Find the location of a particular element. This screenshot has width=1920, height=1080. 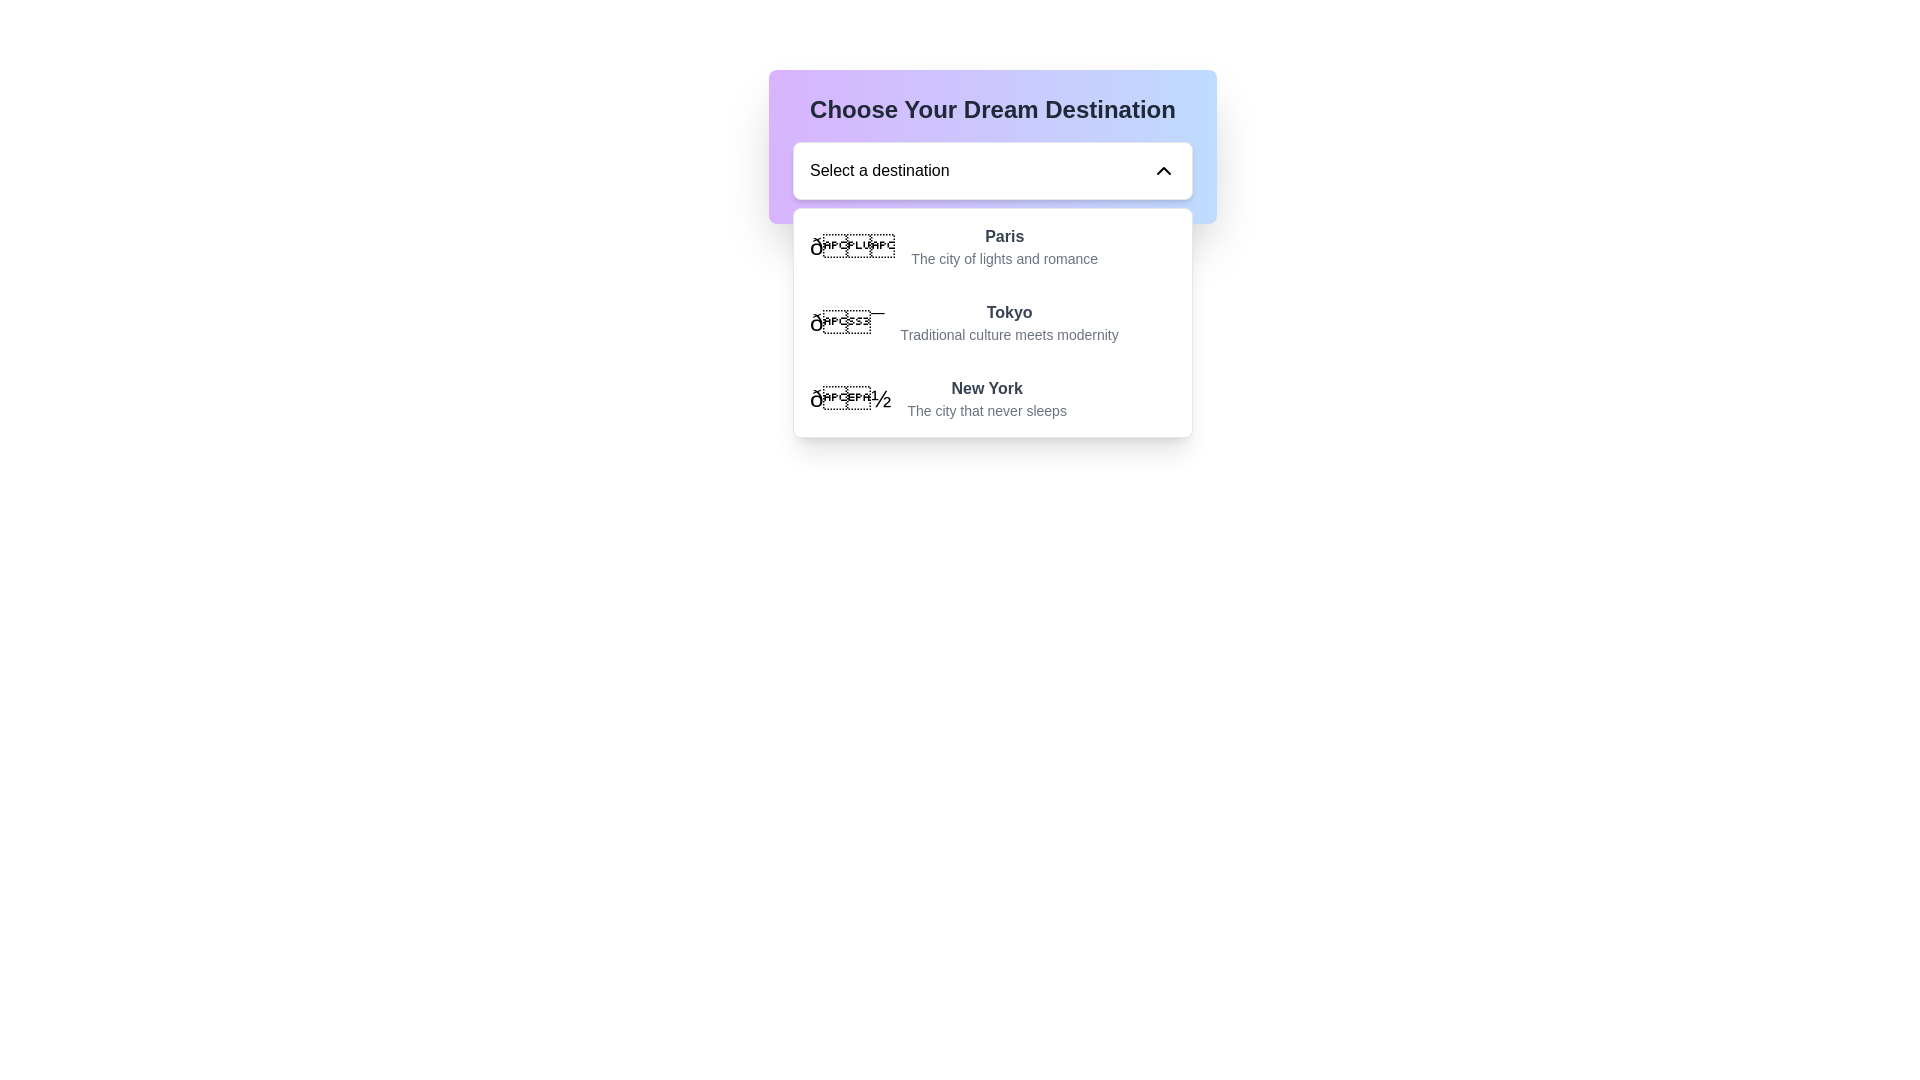

the label displaying 'New York' in bold sans-serif font located in the lower section of a dropdown list, positioned above the text 'The city that never sleeps' is located at coordinates (987, 389).